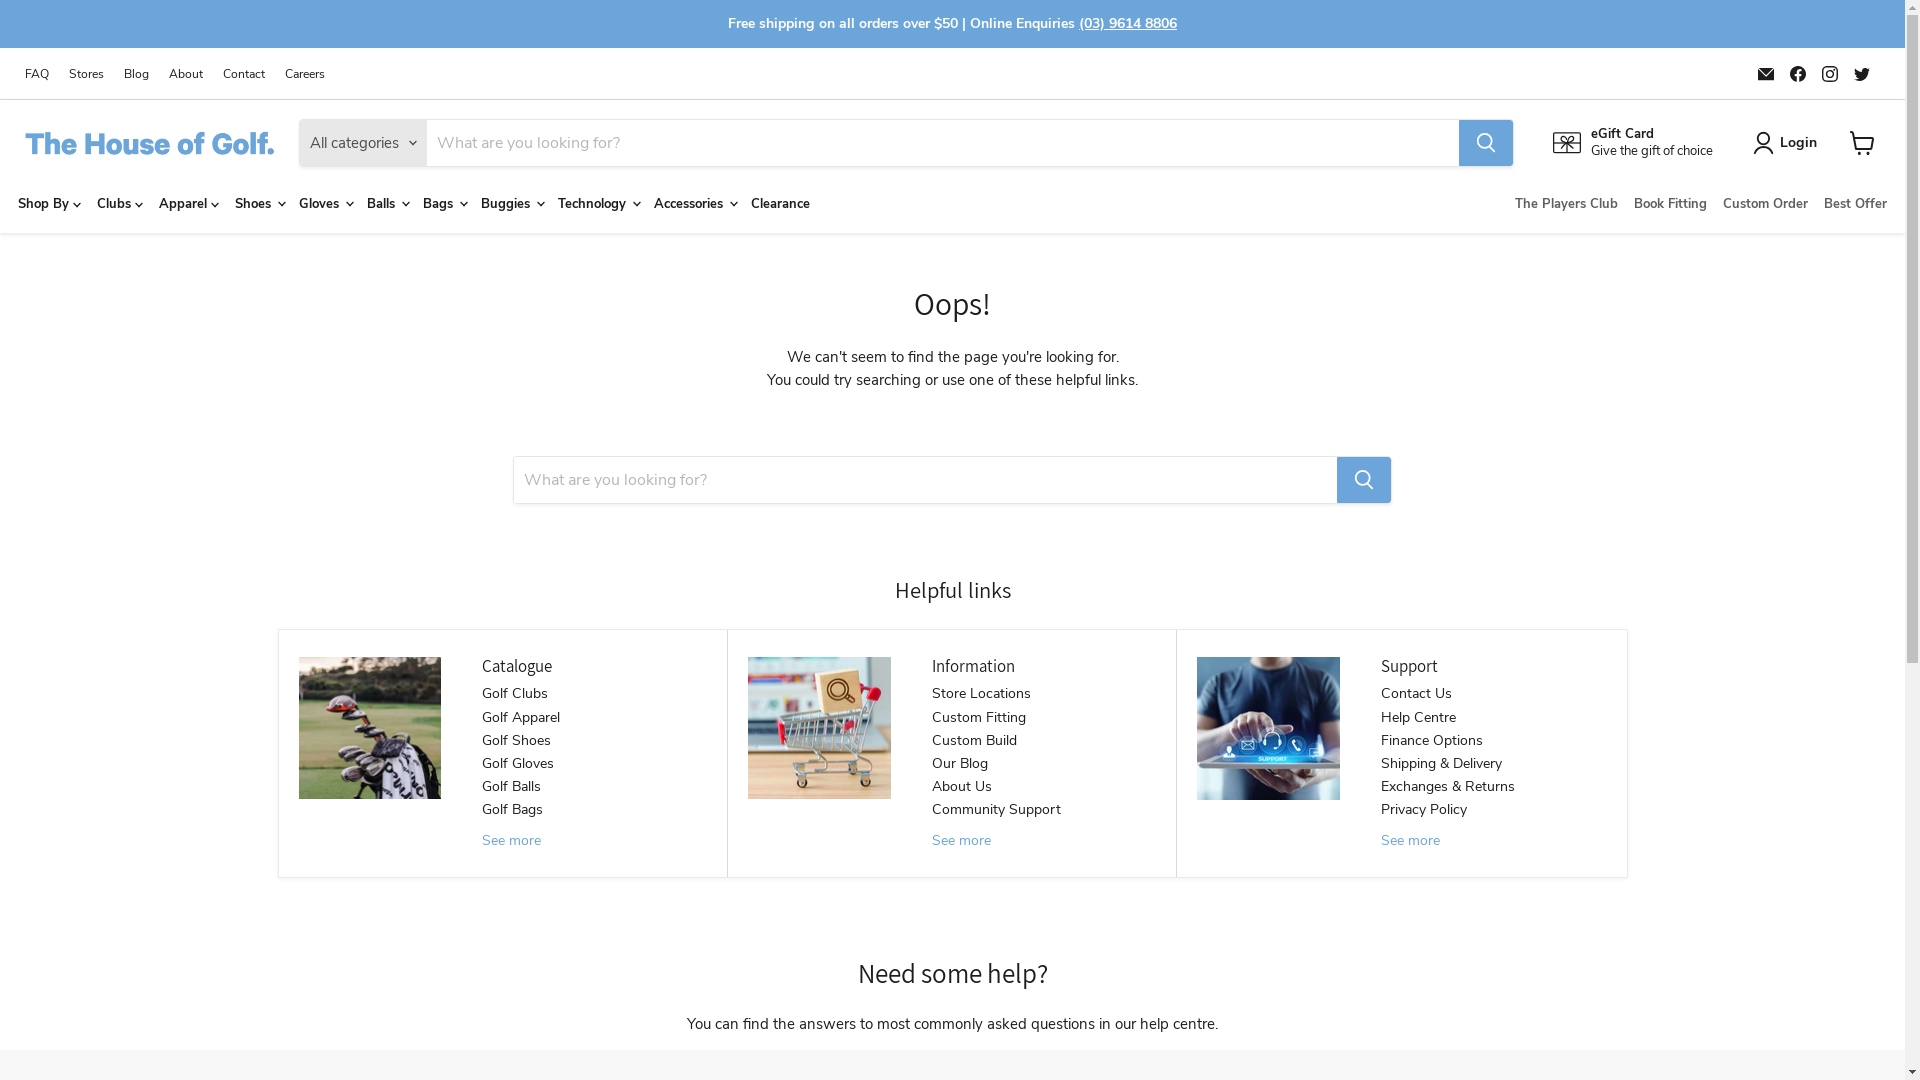 This screenshot has width=1920, height=1080. What do you see at coordinates (304, 72) in the screenshot?
I see `'Careers'` at bounding box center [304, 72].